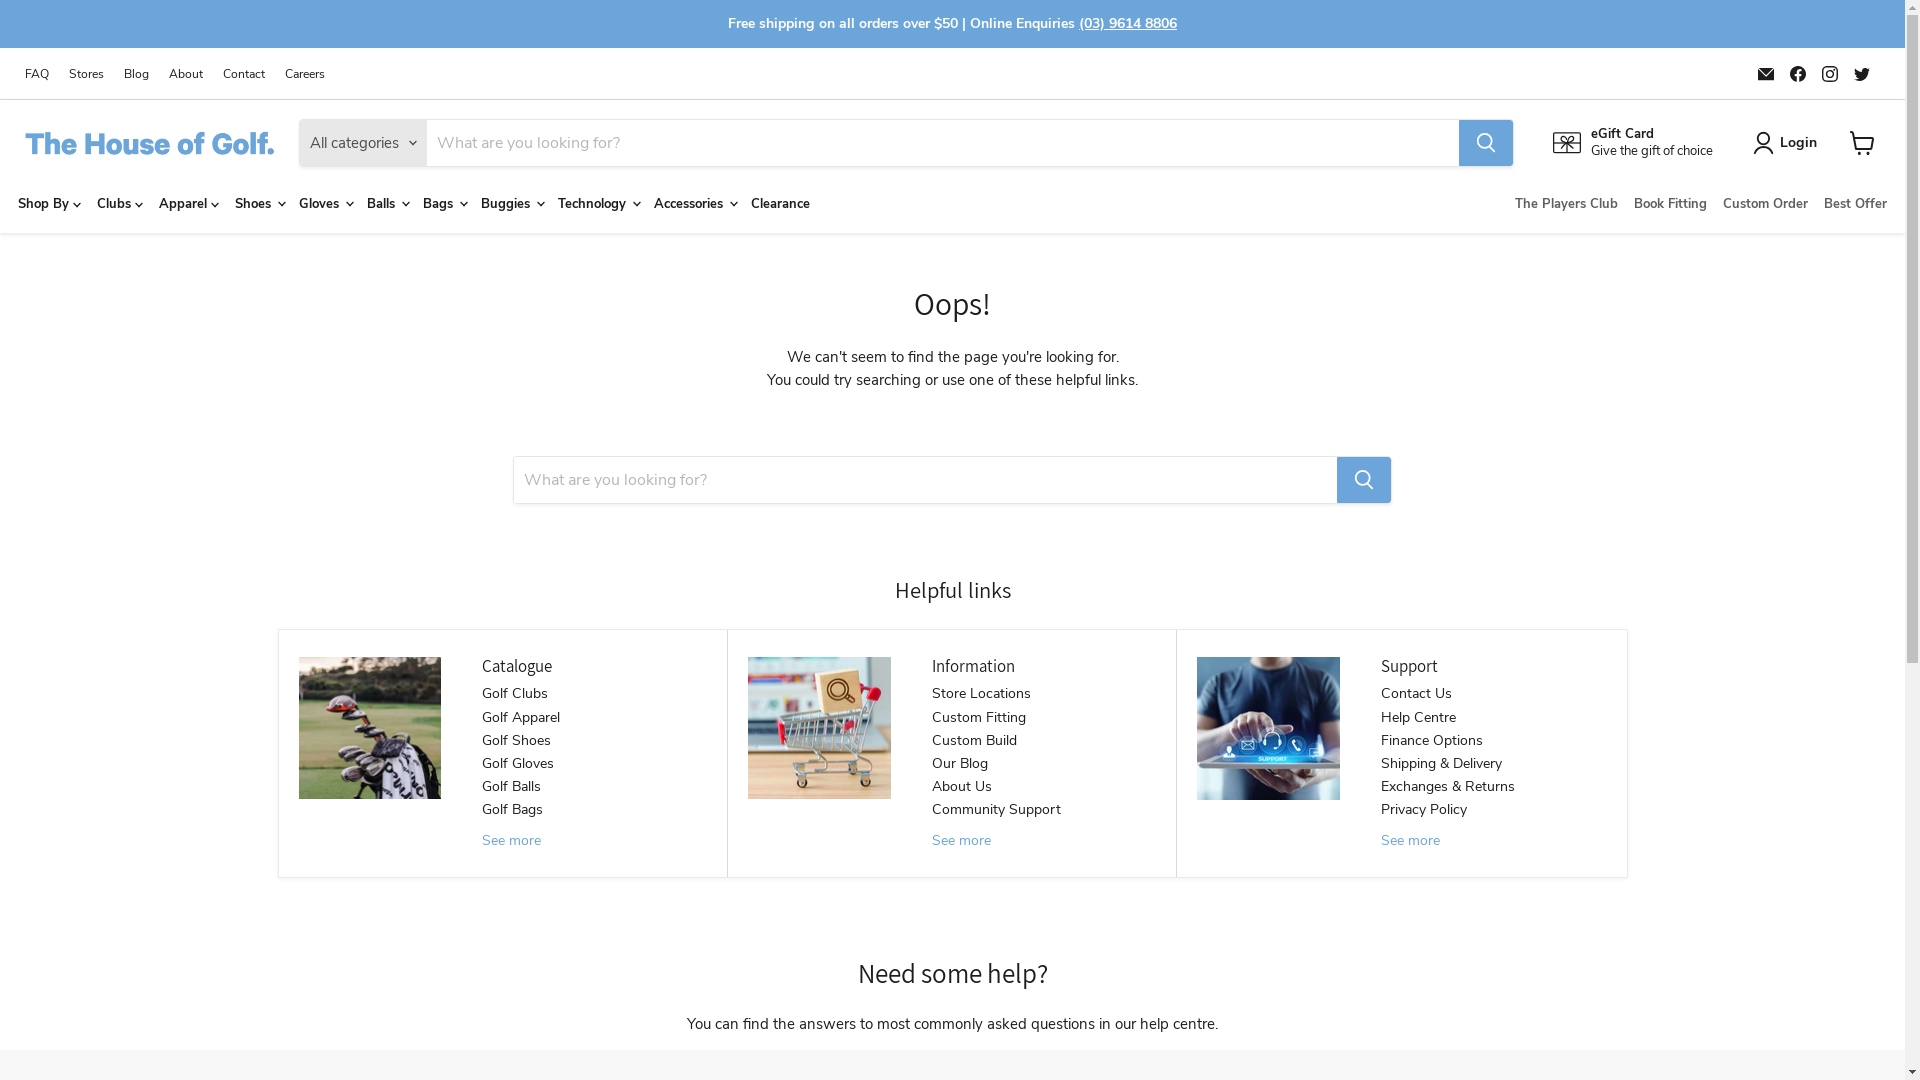 This screenshot has width=1920, height=1080. What do you see at coordinates (304, 72) in the screenshot?
I see `'Careers'` at bounding box center [304, 72].